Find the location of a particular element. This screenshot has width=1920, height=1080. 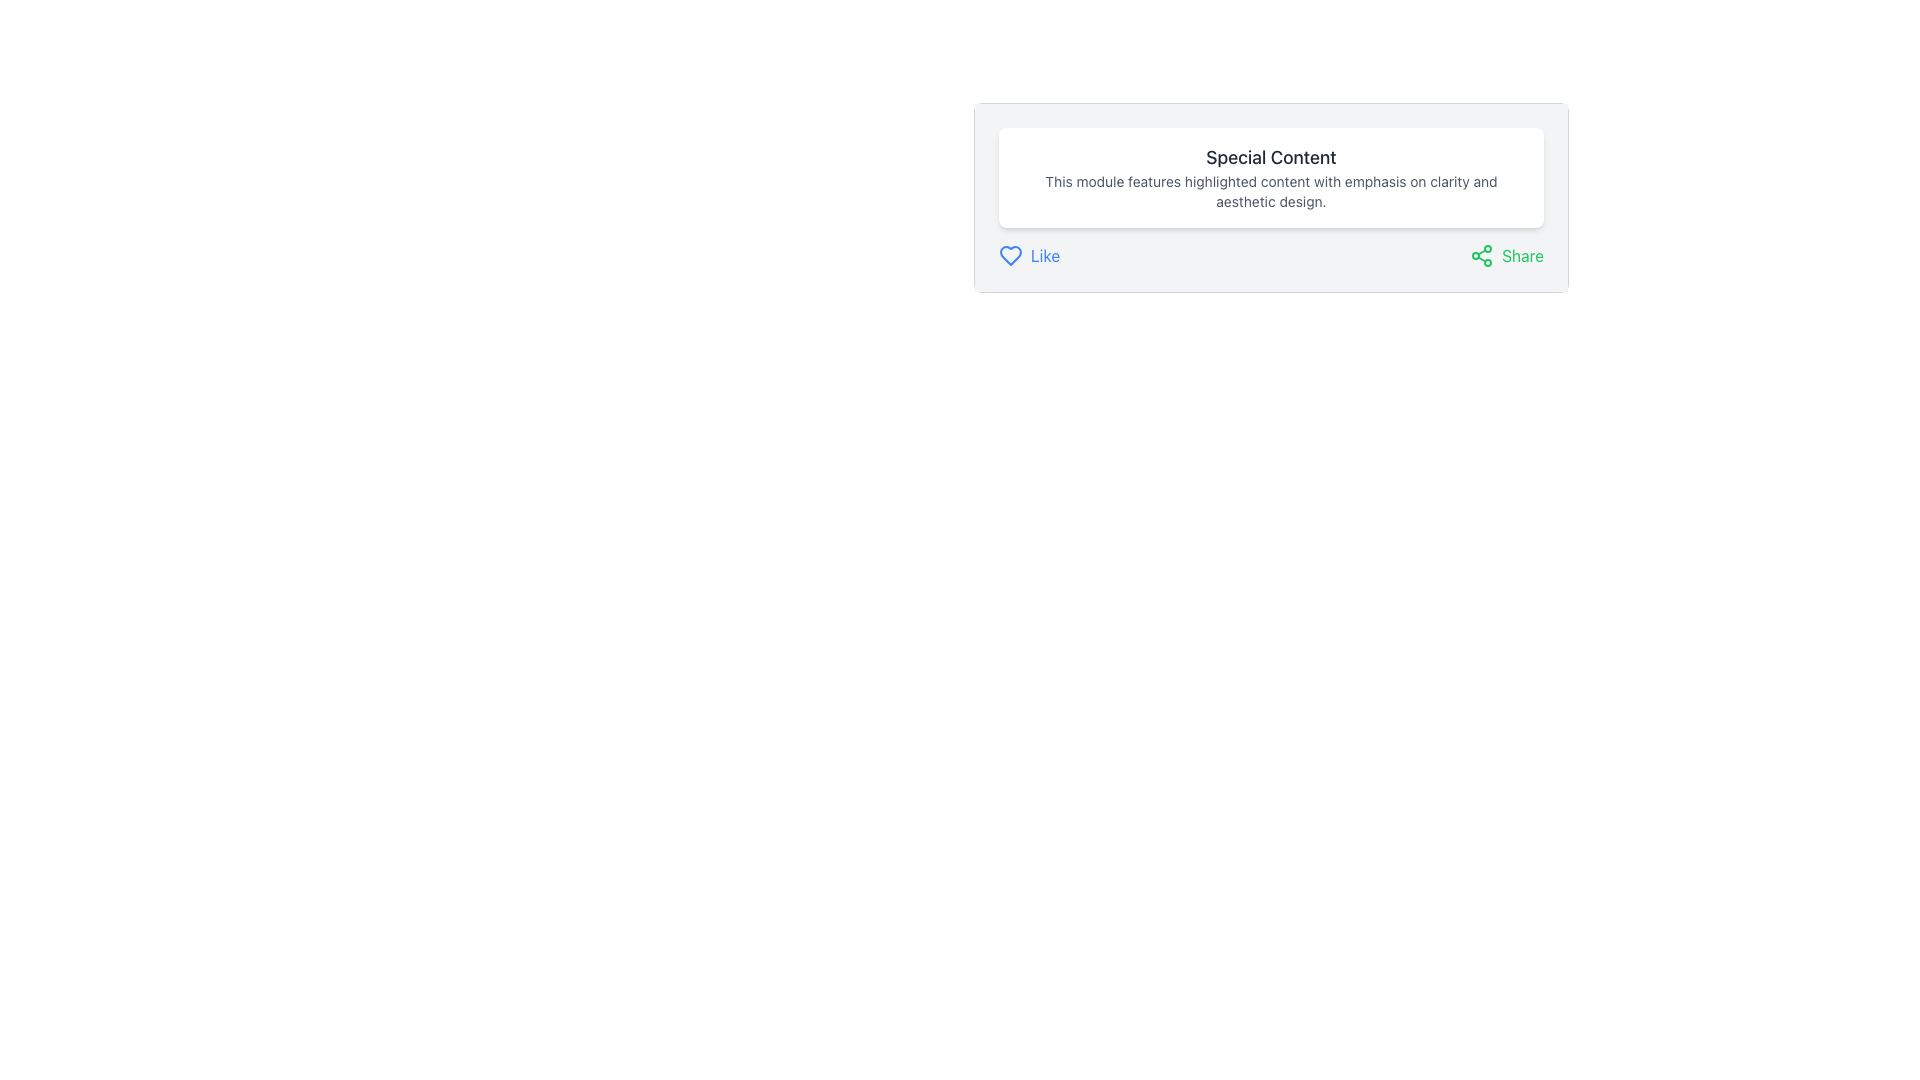

the 'Like' button located at the bottom-left corner of the 'Special Content' card is located at coordinates (1029, 254).